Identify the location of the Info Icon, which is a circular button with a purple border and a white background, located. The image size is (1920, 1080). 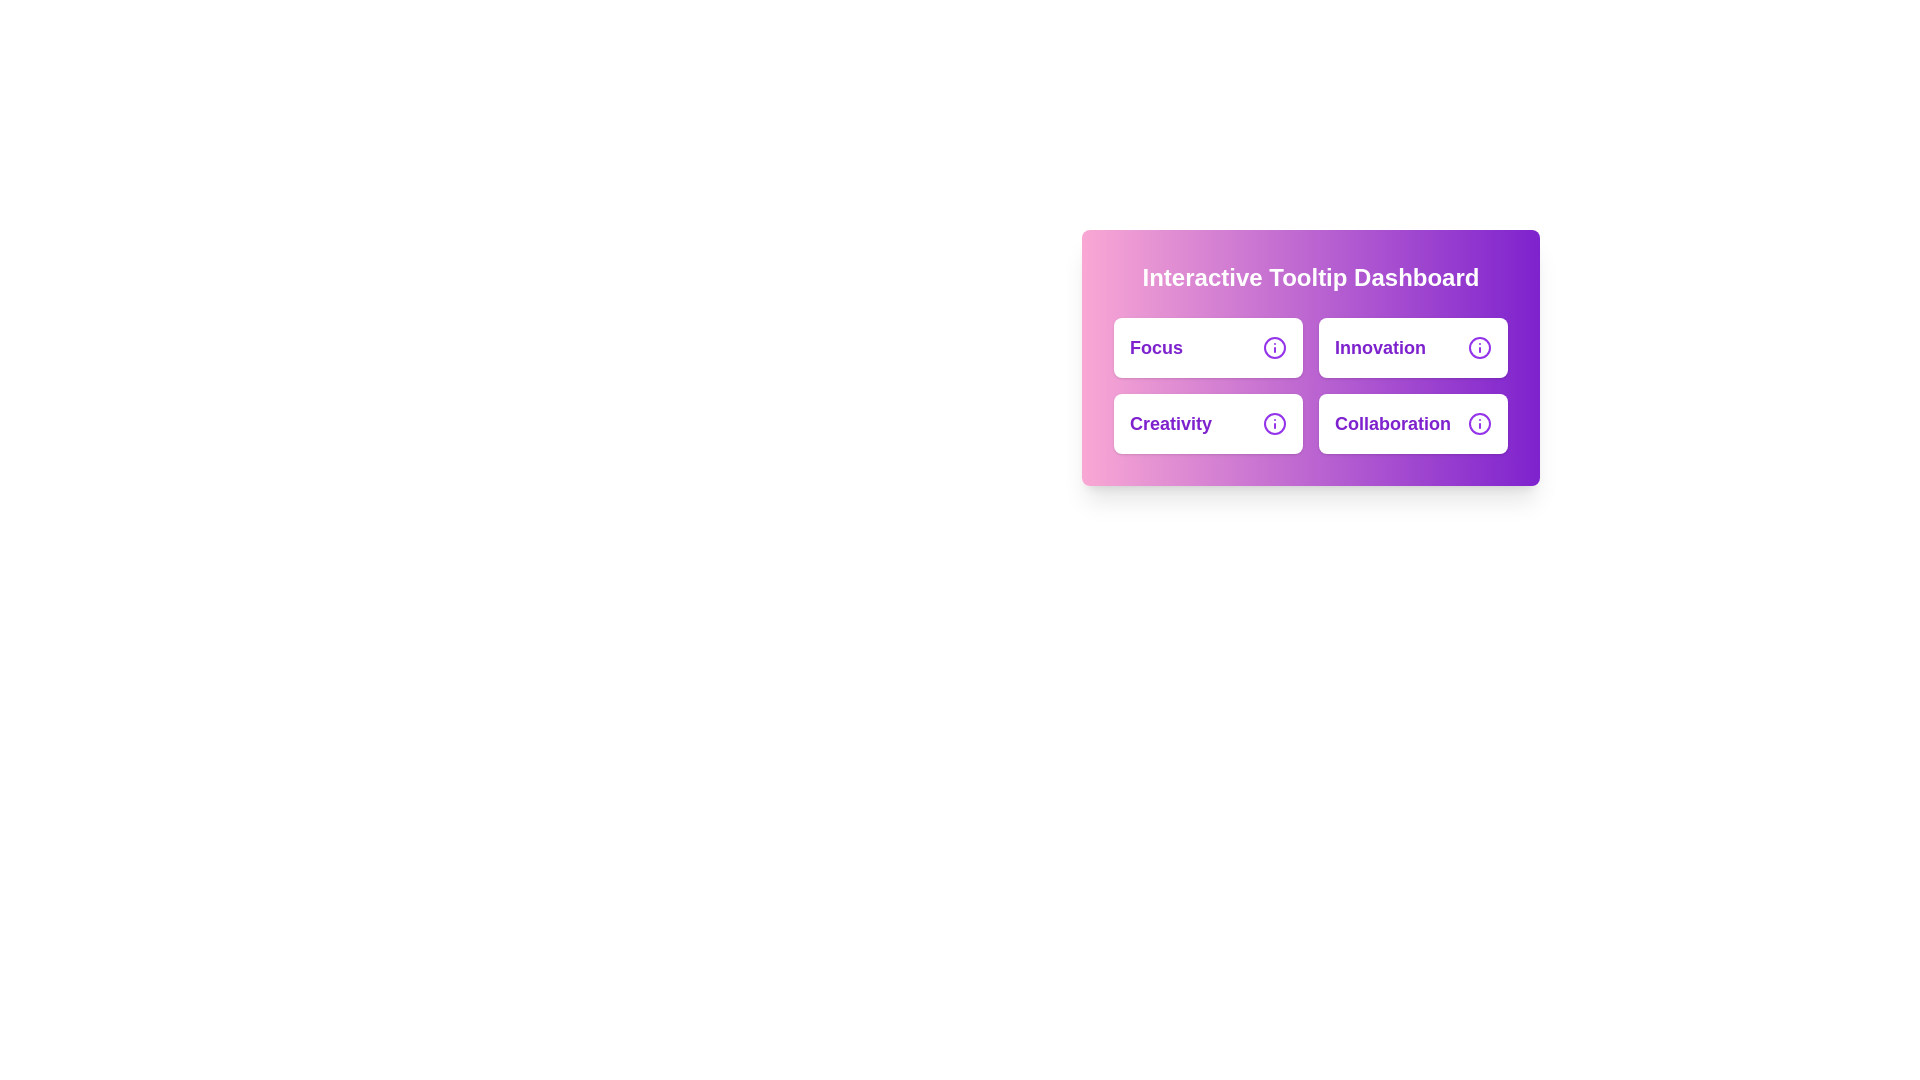
(1274, 423).